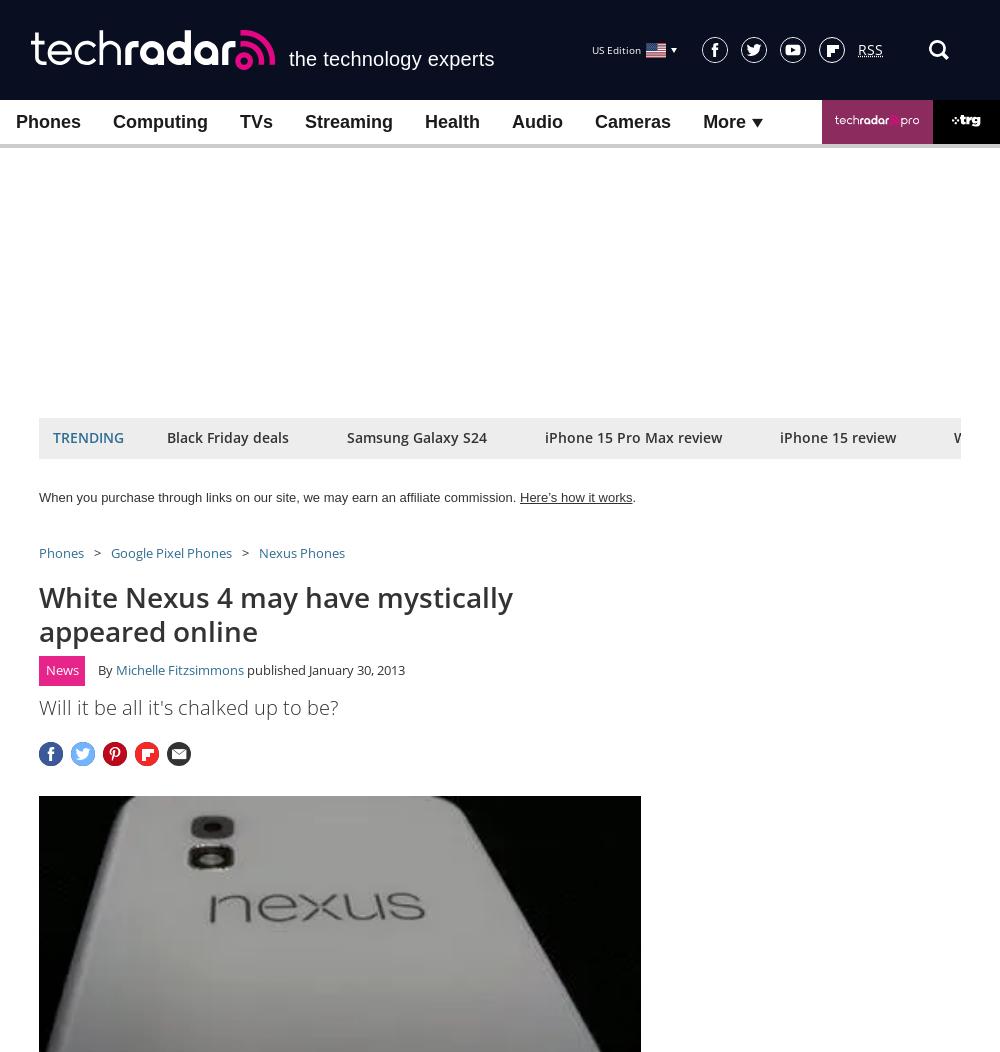 The height and width of the screenshot is (1052, 1000). Describe the element at coordinates (170, 553) in the screenshot. I see `'Google Pixel Phones'` at that location.